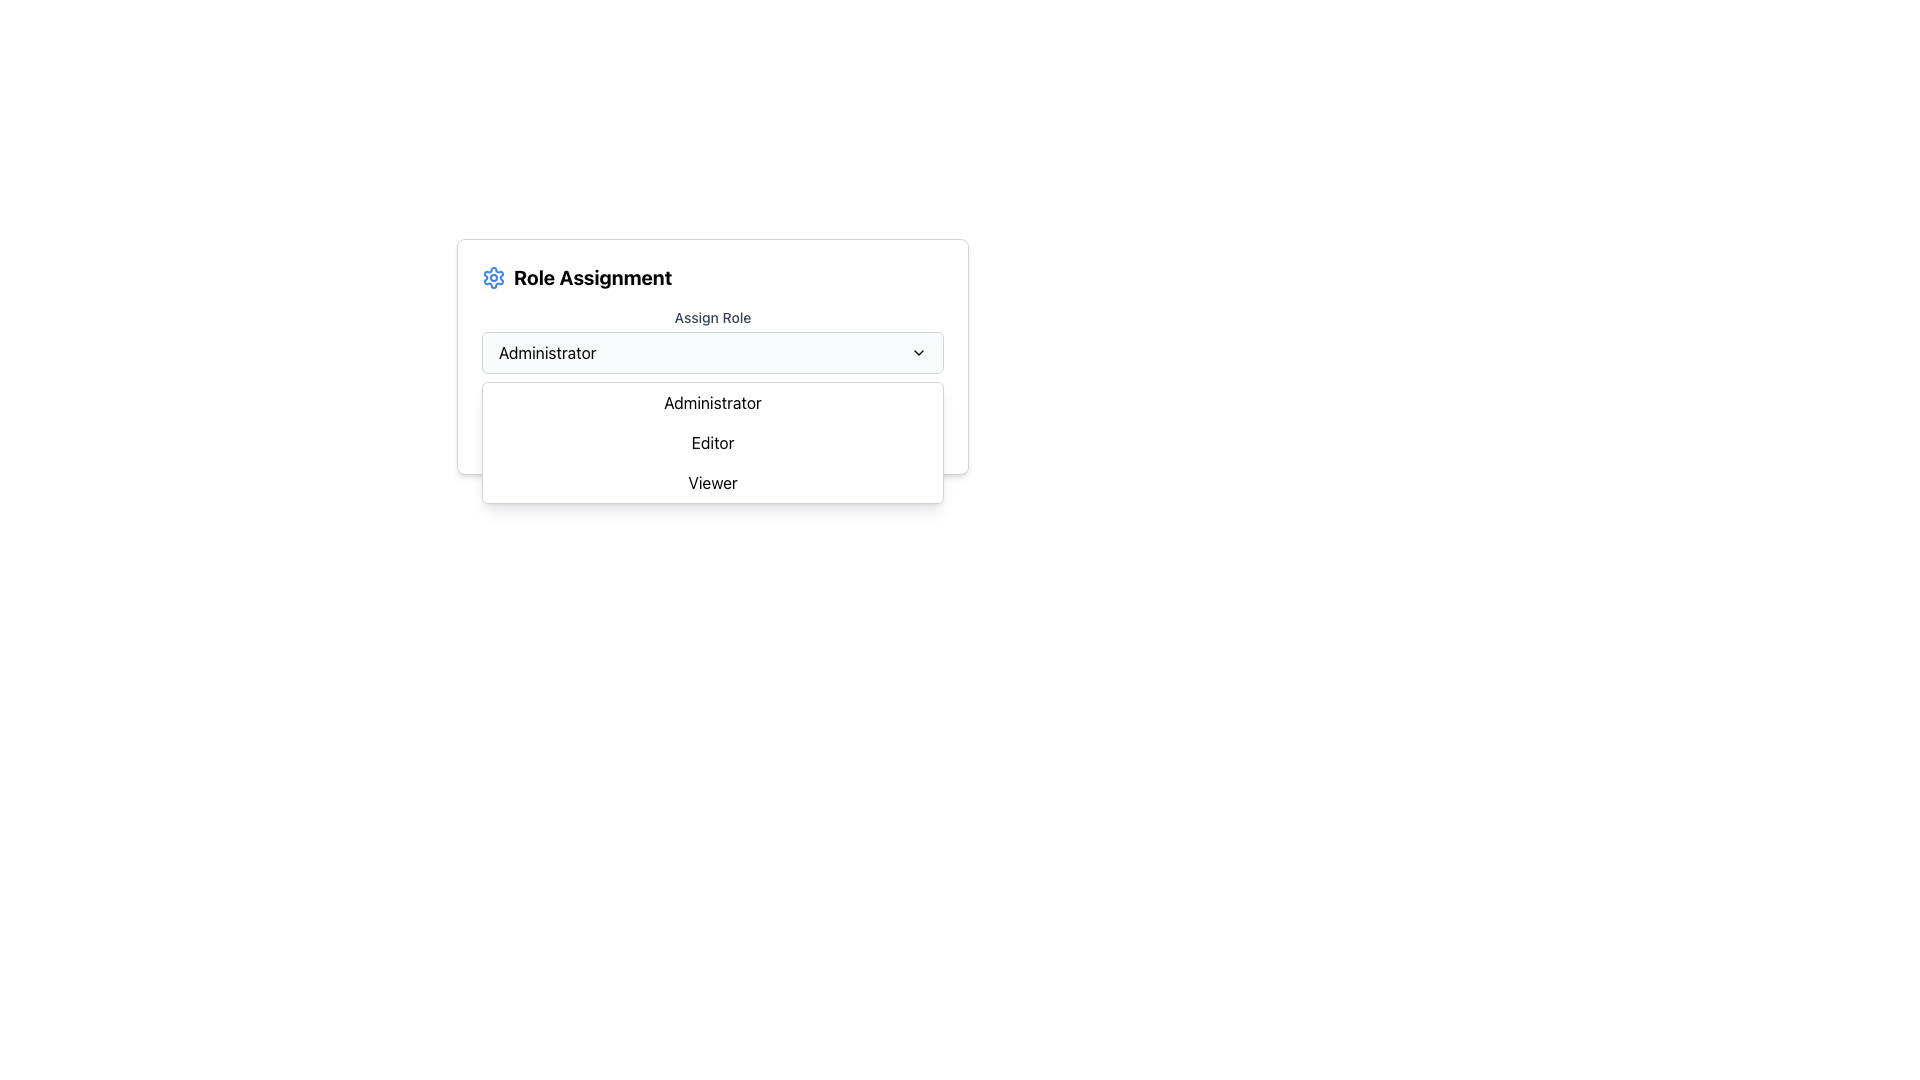 This screenshot has width=1920, height=1080. Describe the element at coordinates (592, 277) in the screenshot. I see `bold text label 'Role Assignment' that is positioned slightly to the right of an icon at the top of the content panel` at that location.